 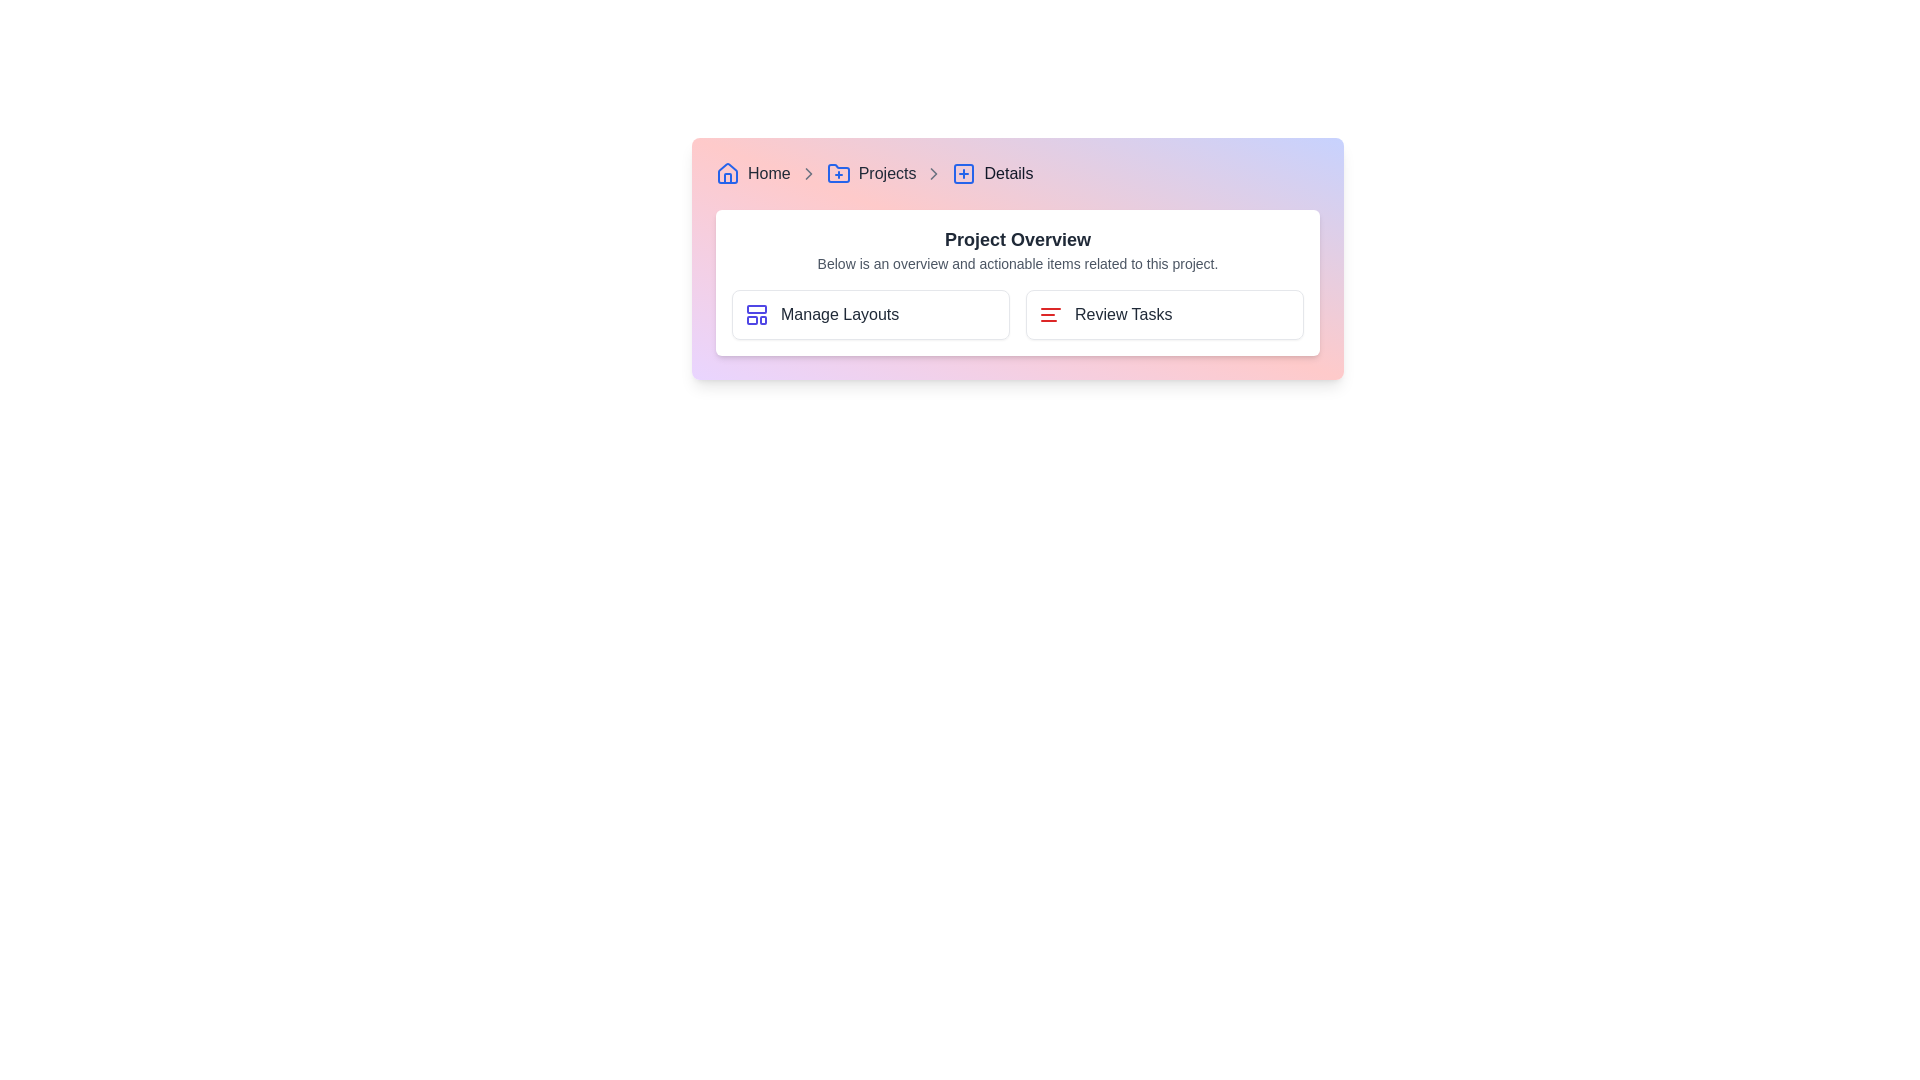 What do you see at coordinates (808, 172) in the screenshot?
I see `the first chevron icon in the breadcrumb navigation bar, which separates 'Home' and 'Projects'` at bounding box center [808, 172].